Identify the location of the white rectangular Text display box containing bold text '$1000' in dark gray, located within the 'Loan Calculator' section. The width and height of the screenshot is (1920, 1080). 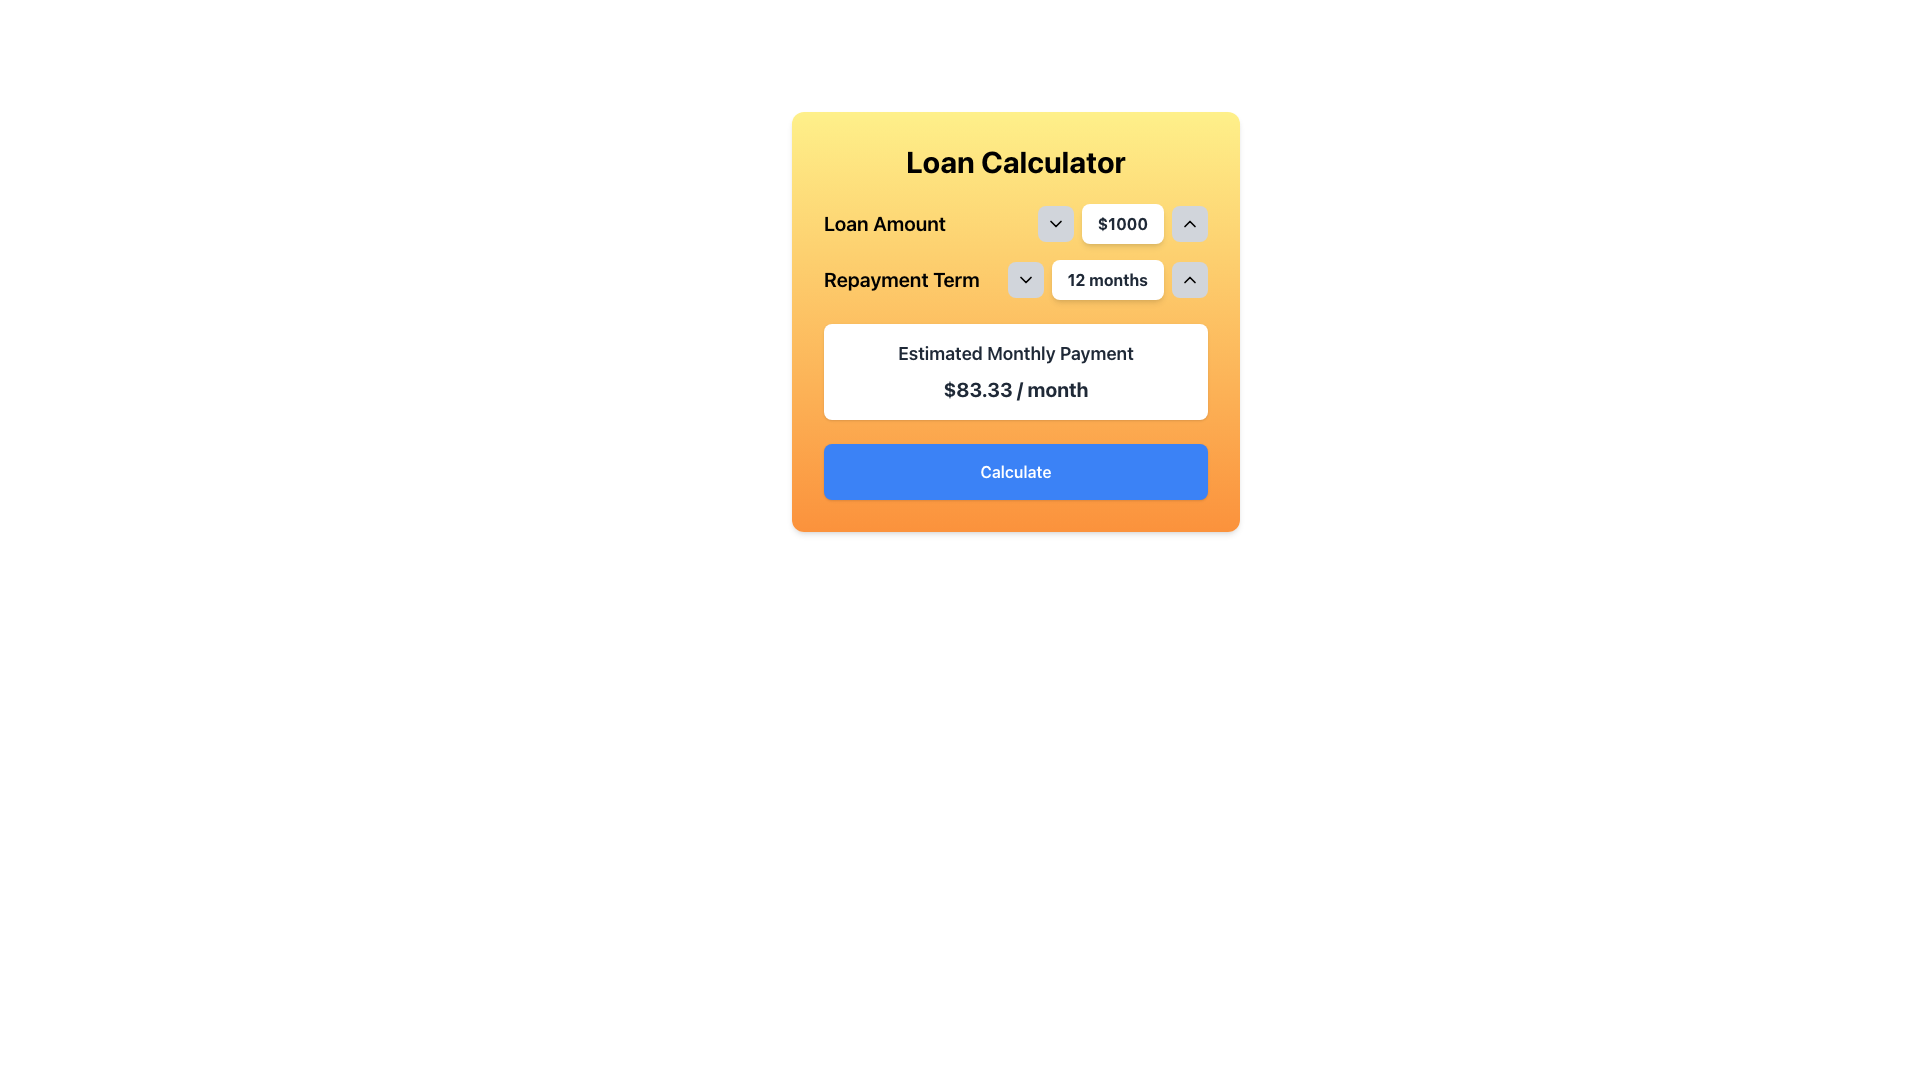
(1122, 223).